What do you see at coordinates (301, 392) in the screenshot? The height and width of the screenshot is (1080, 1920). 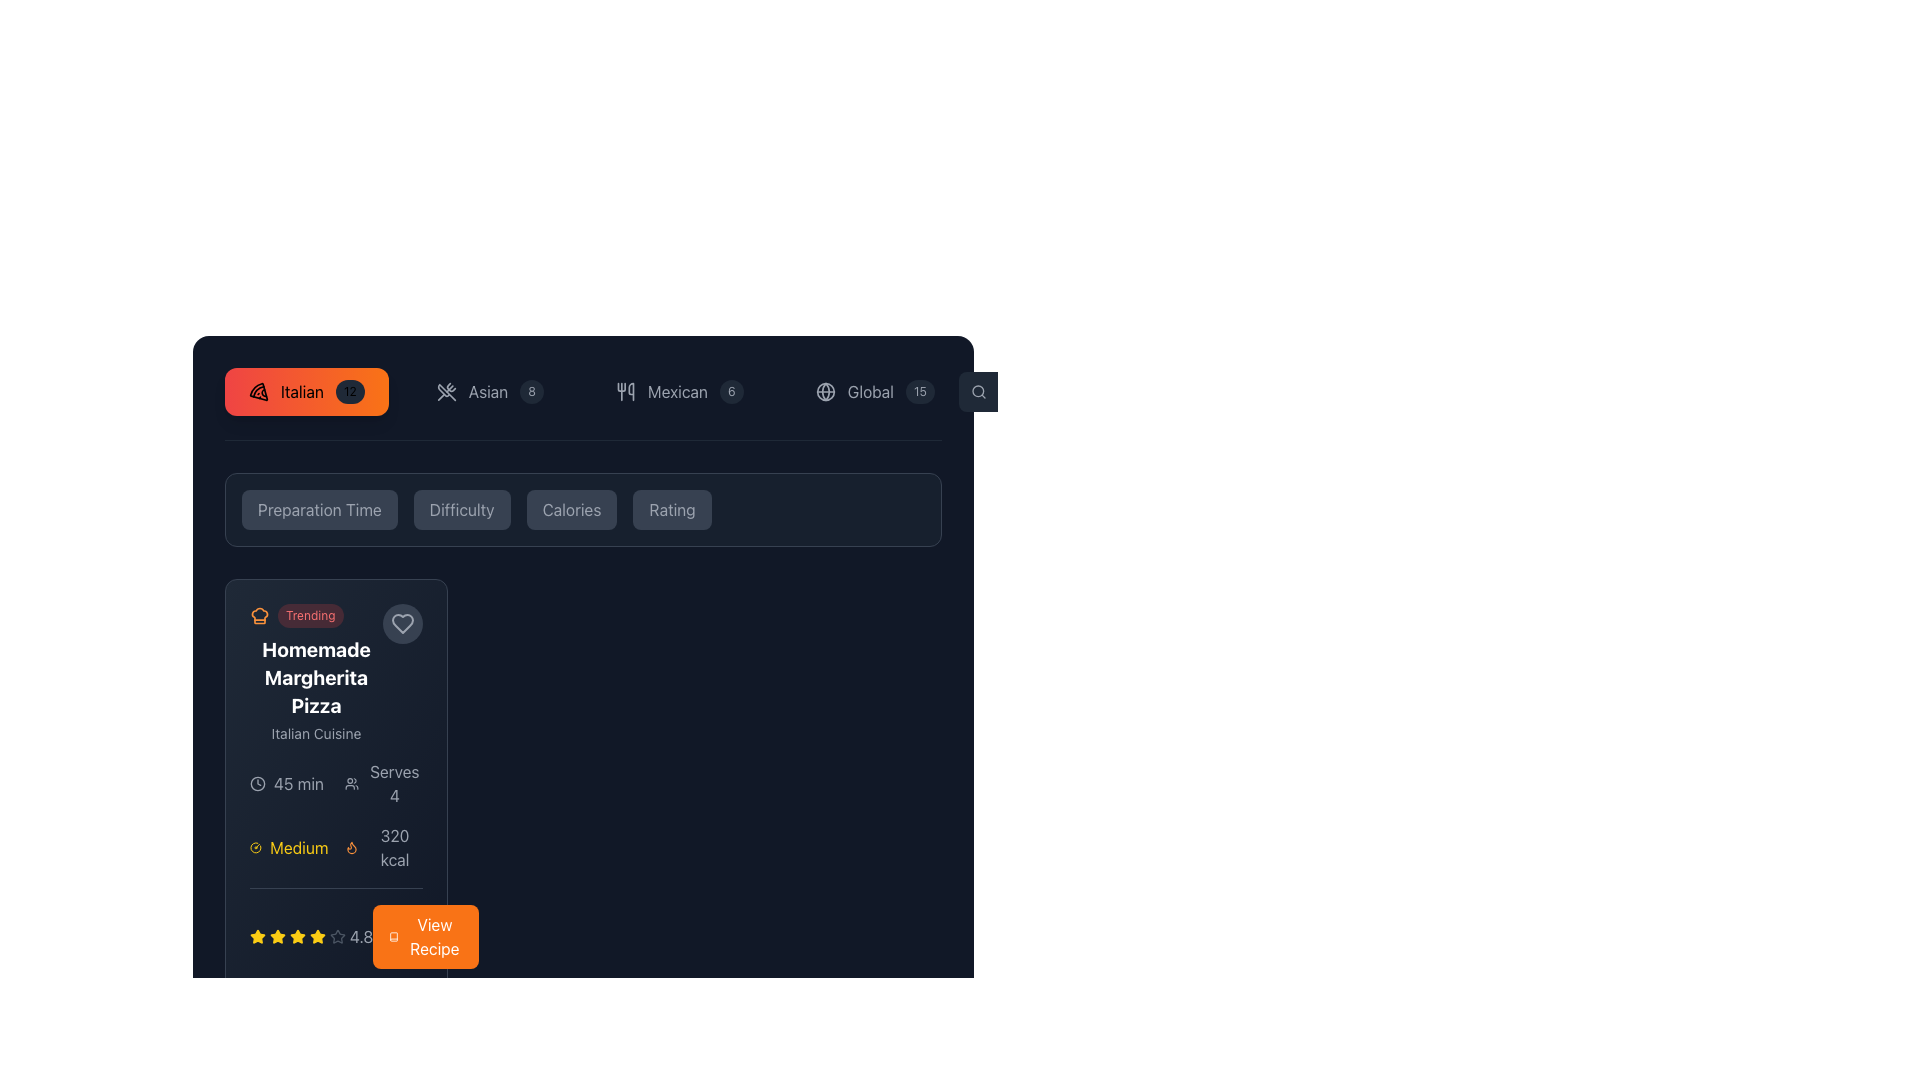 I see `the button containing the bold 'Italian' text label, which is centrally aligned within a gradient background and accompanied by a badge with '12' and a pizza slice icon` at bounding box center [301, 392].